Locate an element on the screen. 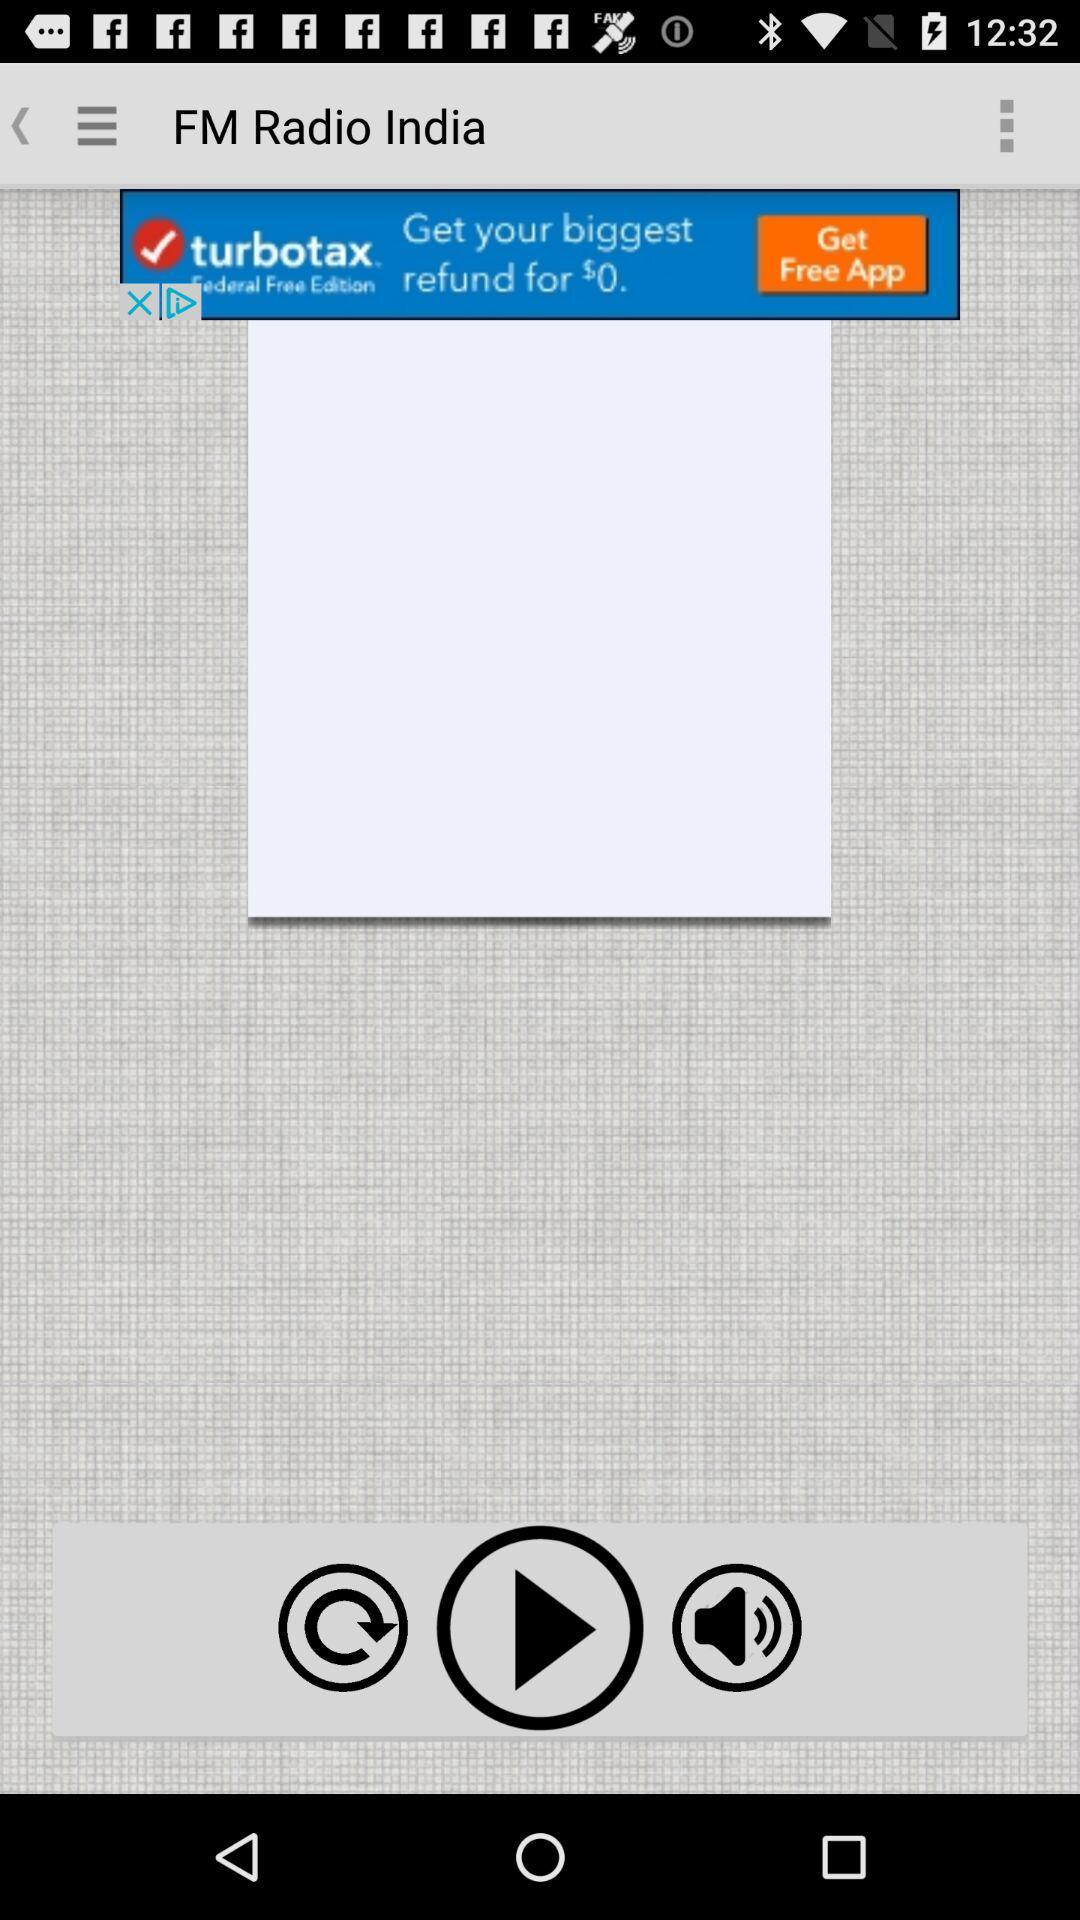 This screenshot has height=1920, width=1080. refresh is located at coordinates (342, 1627).